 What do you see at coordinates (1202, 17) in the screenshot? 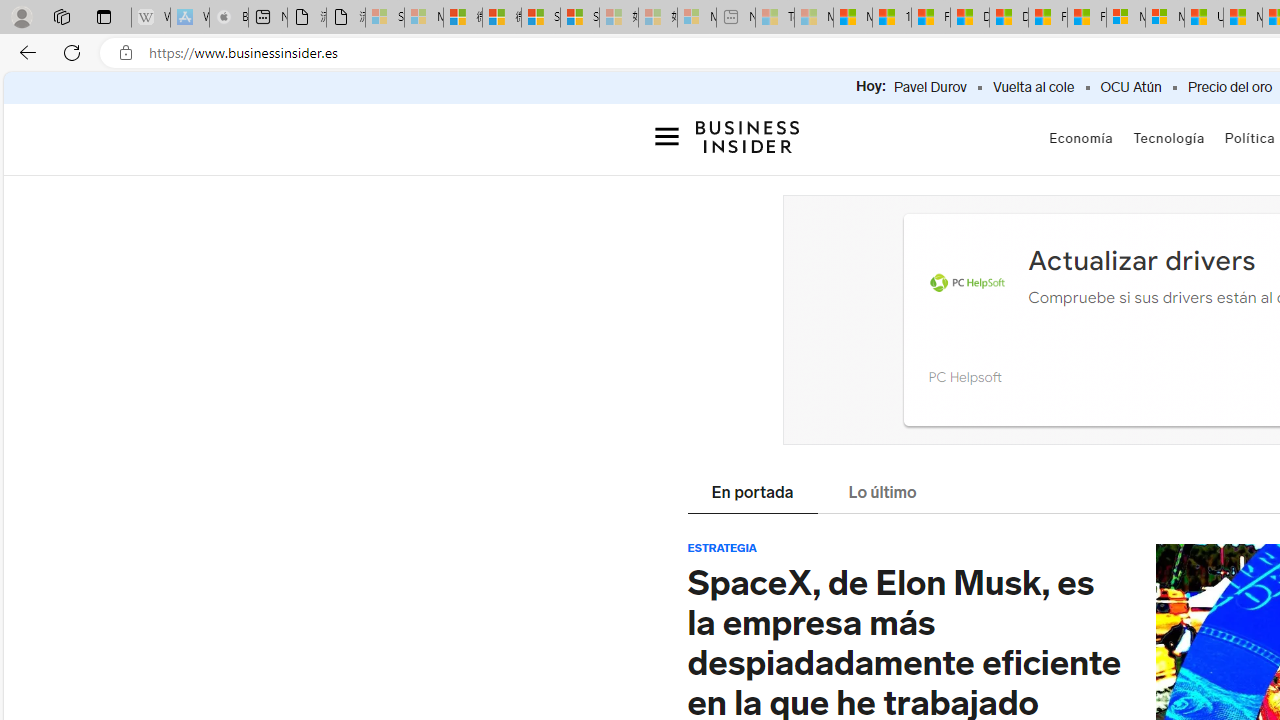
I see `'US Heat Deaths Soared To Record High Last Year'` at bounding box center [1202, 17].